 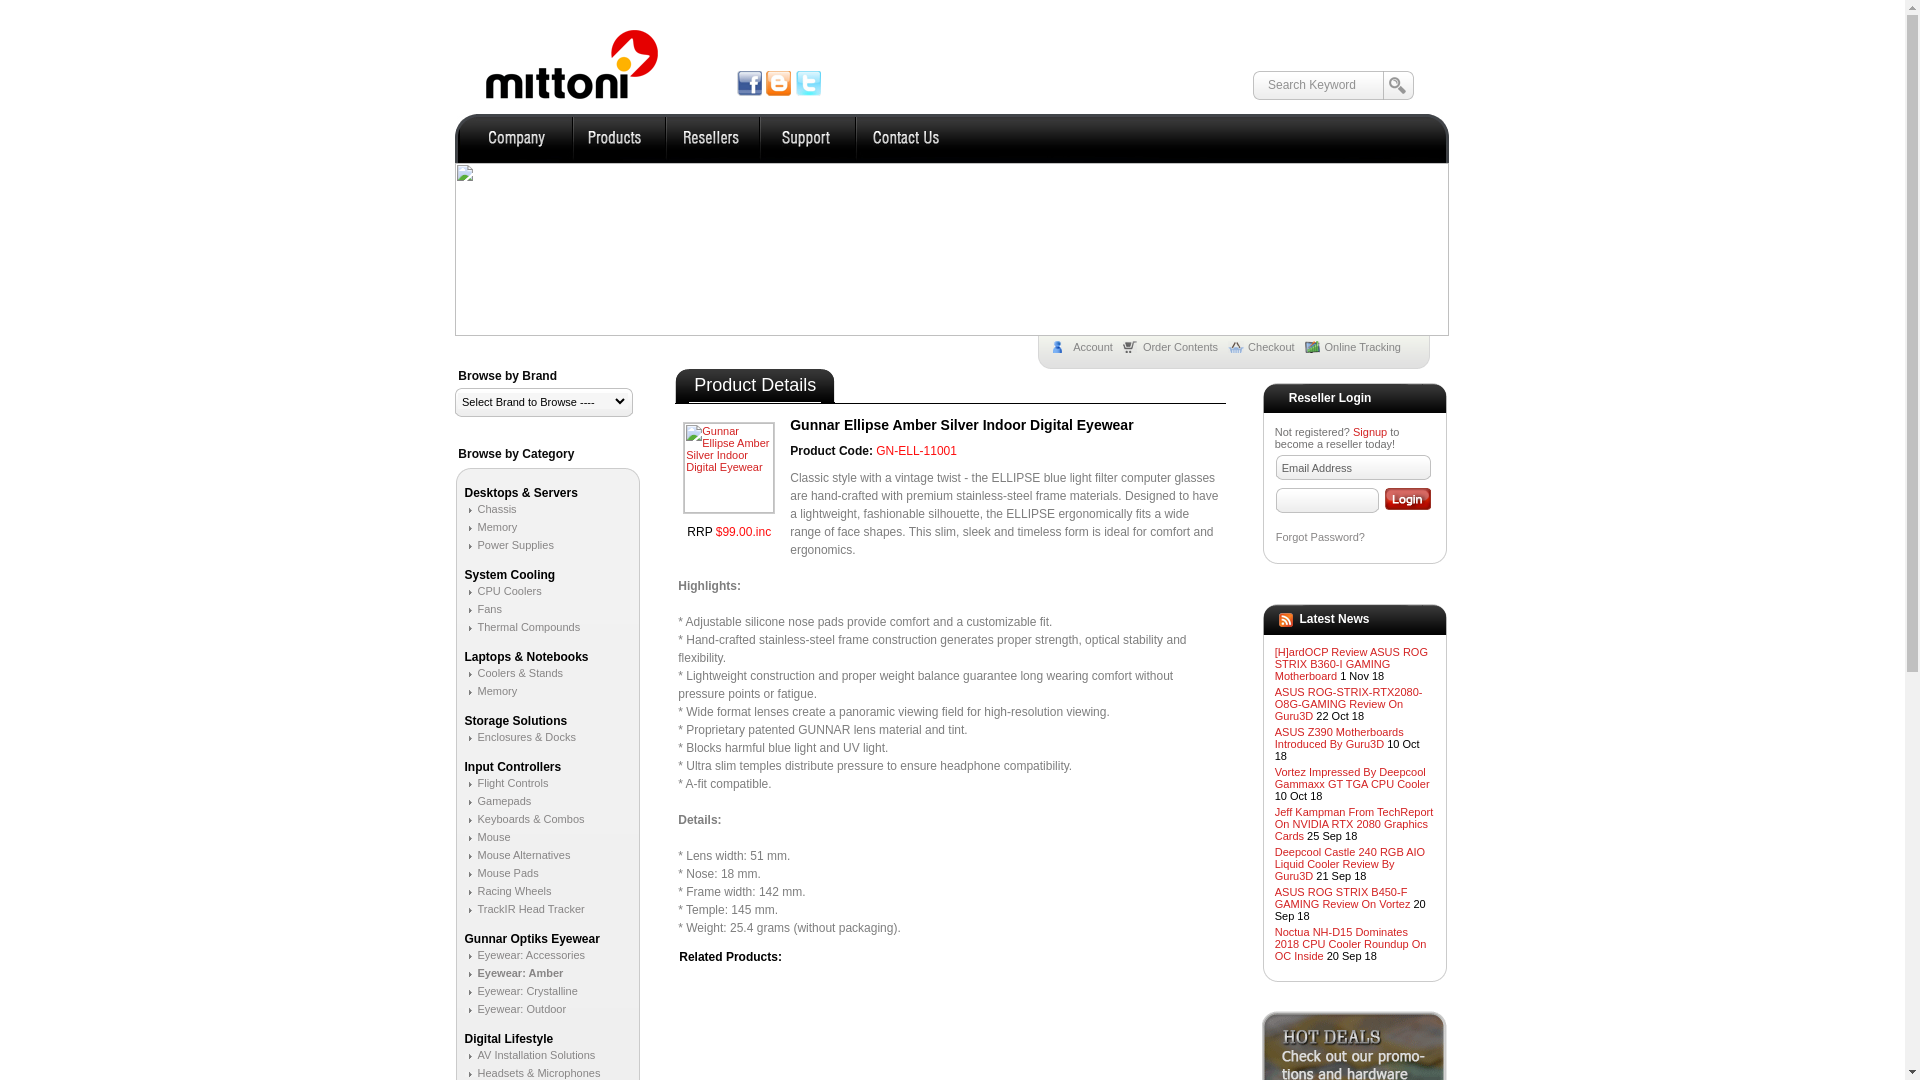 What do you see at coordinates (1339, 737) in the screenshot?
I see `'ASUS Z390 Motherboards Introduced By Guru3D'` at bounding box center [1339, 737].